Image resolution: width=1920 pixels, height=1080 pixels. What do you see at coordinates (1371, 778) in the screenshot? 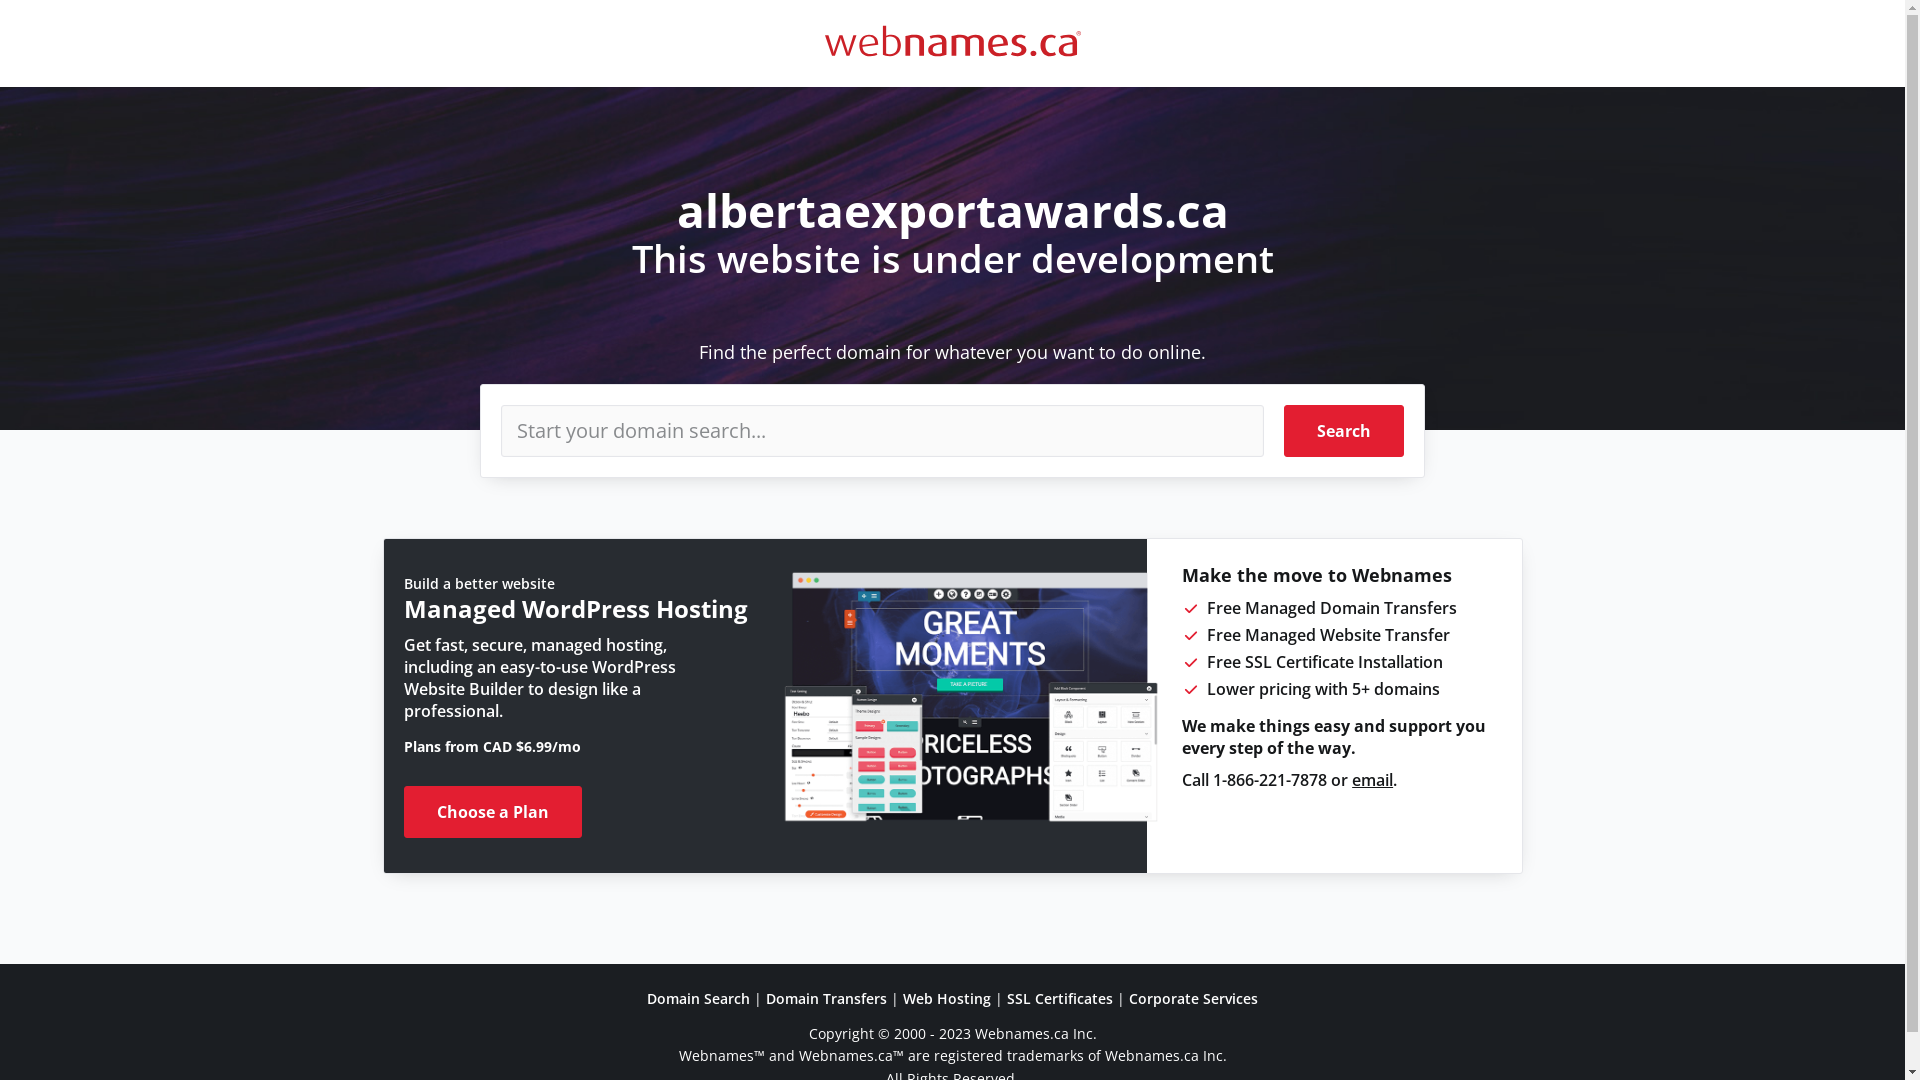
I see `'email'` at bounding box center [1371, 778].